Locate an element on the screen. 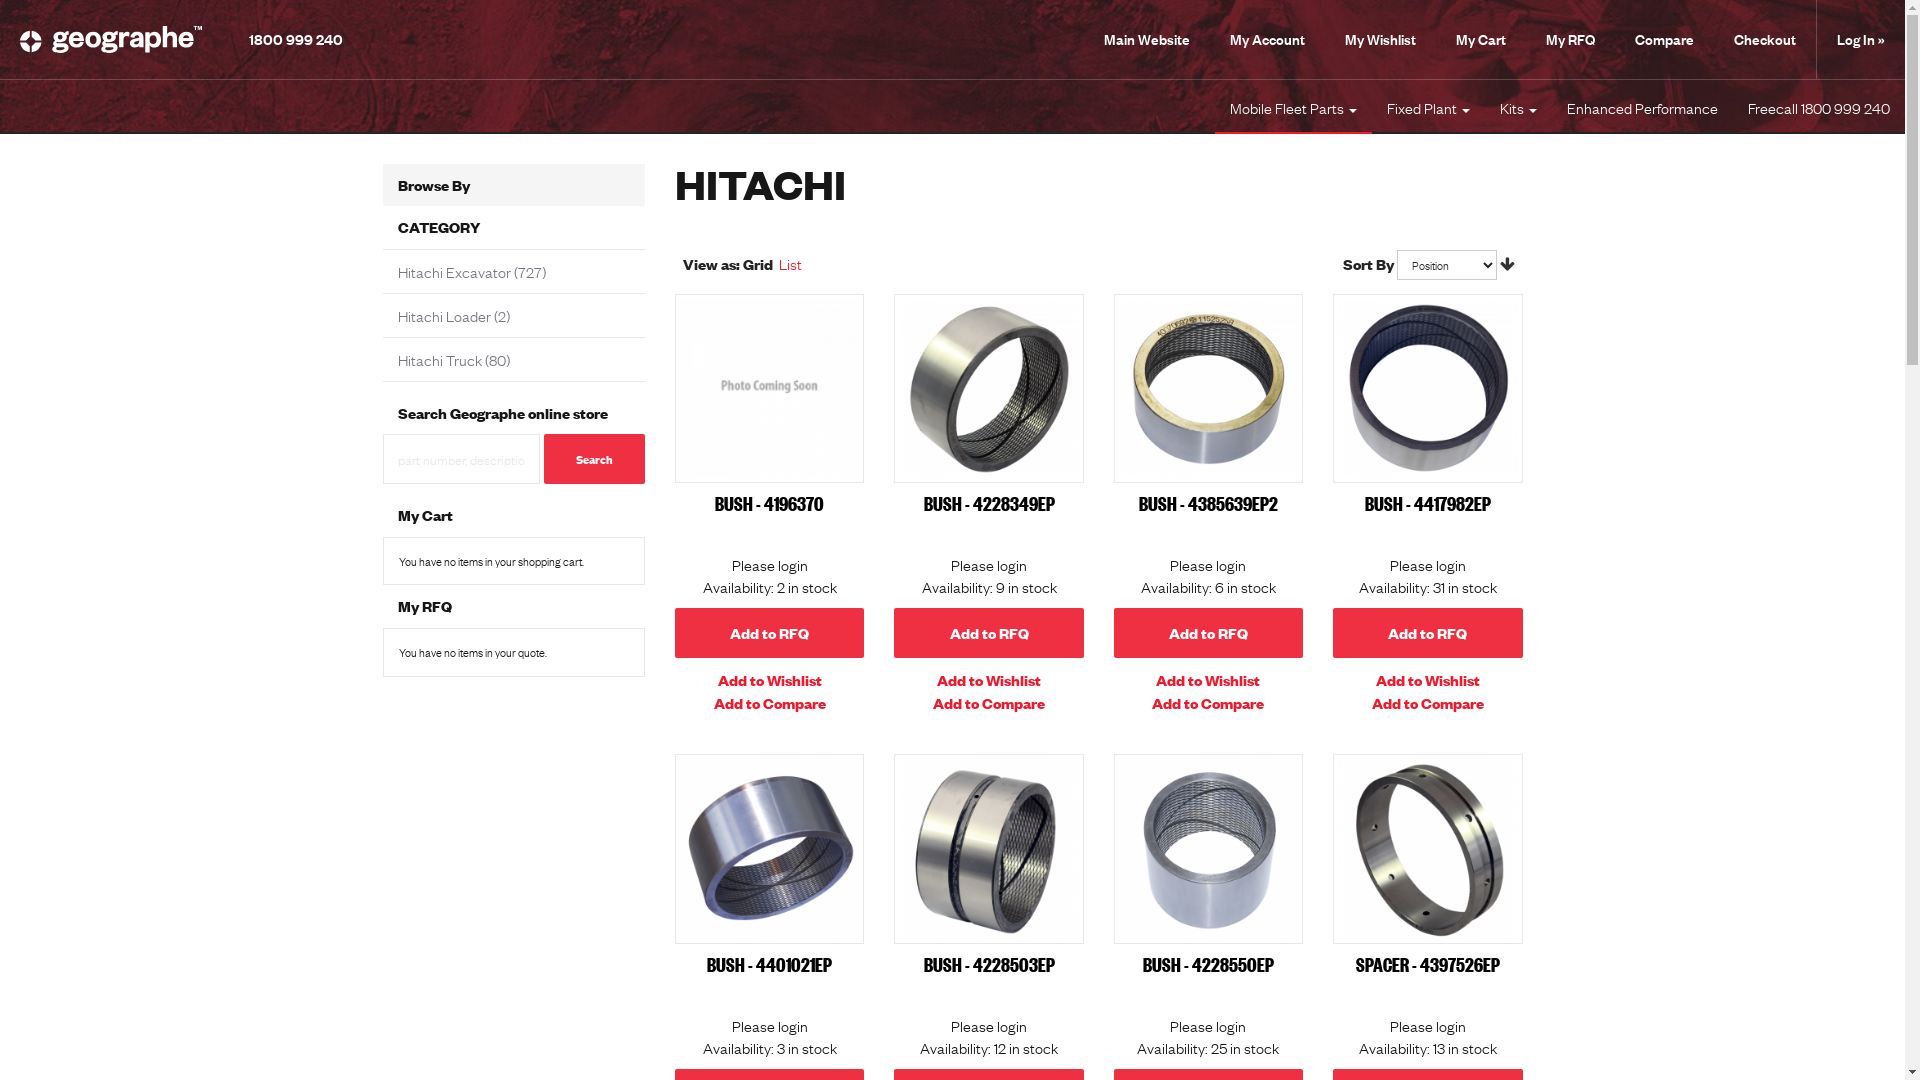 This screenshot has height=1080, width=1920. 'Add to Wishlist' is located at coordinates (768, 678).